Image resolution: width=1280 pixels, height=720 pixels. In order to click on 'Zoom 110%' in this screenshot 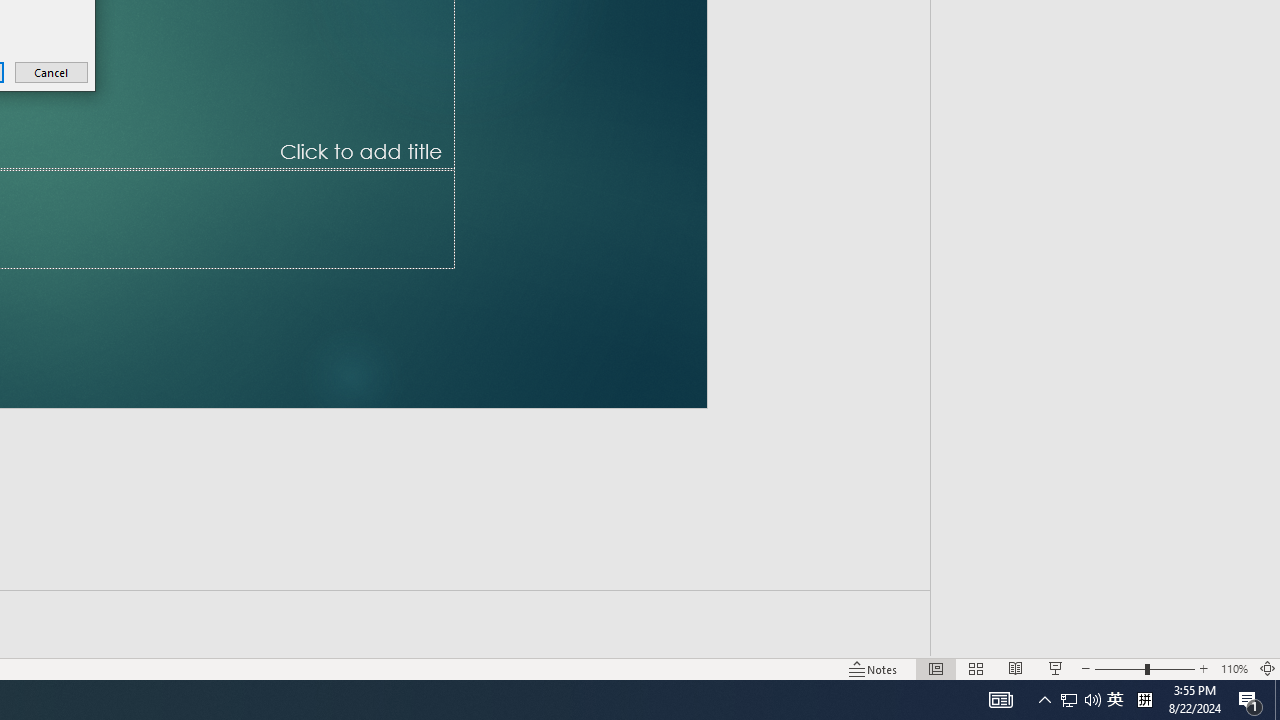, I will do `click(1233, 669)`.